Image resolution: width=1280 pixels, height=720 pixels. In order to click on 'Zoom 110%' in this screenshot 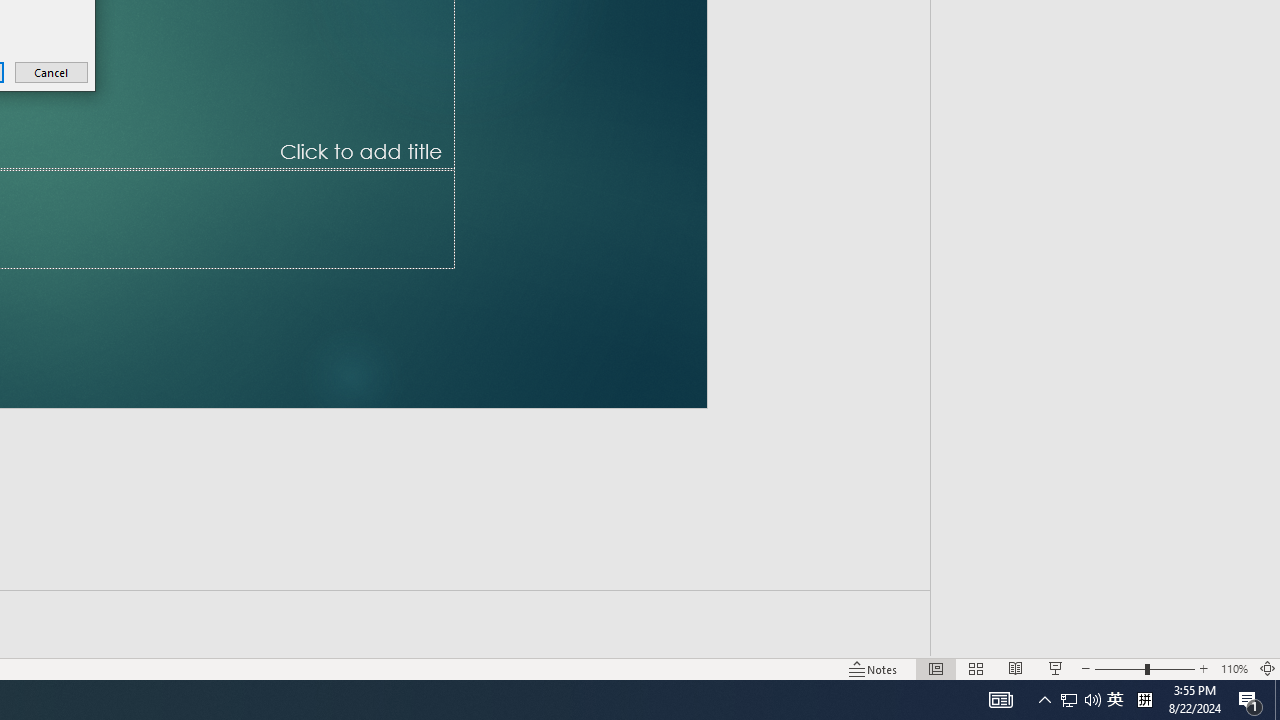, I will do `click(1233, 669)`.